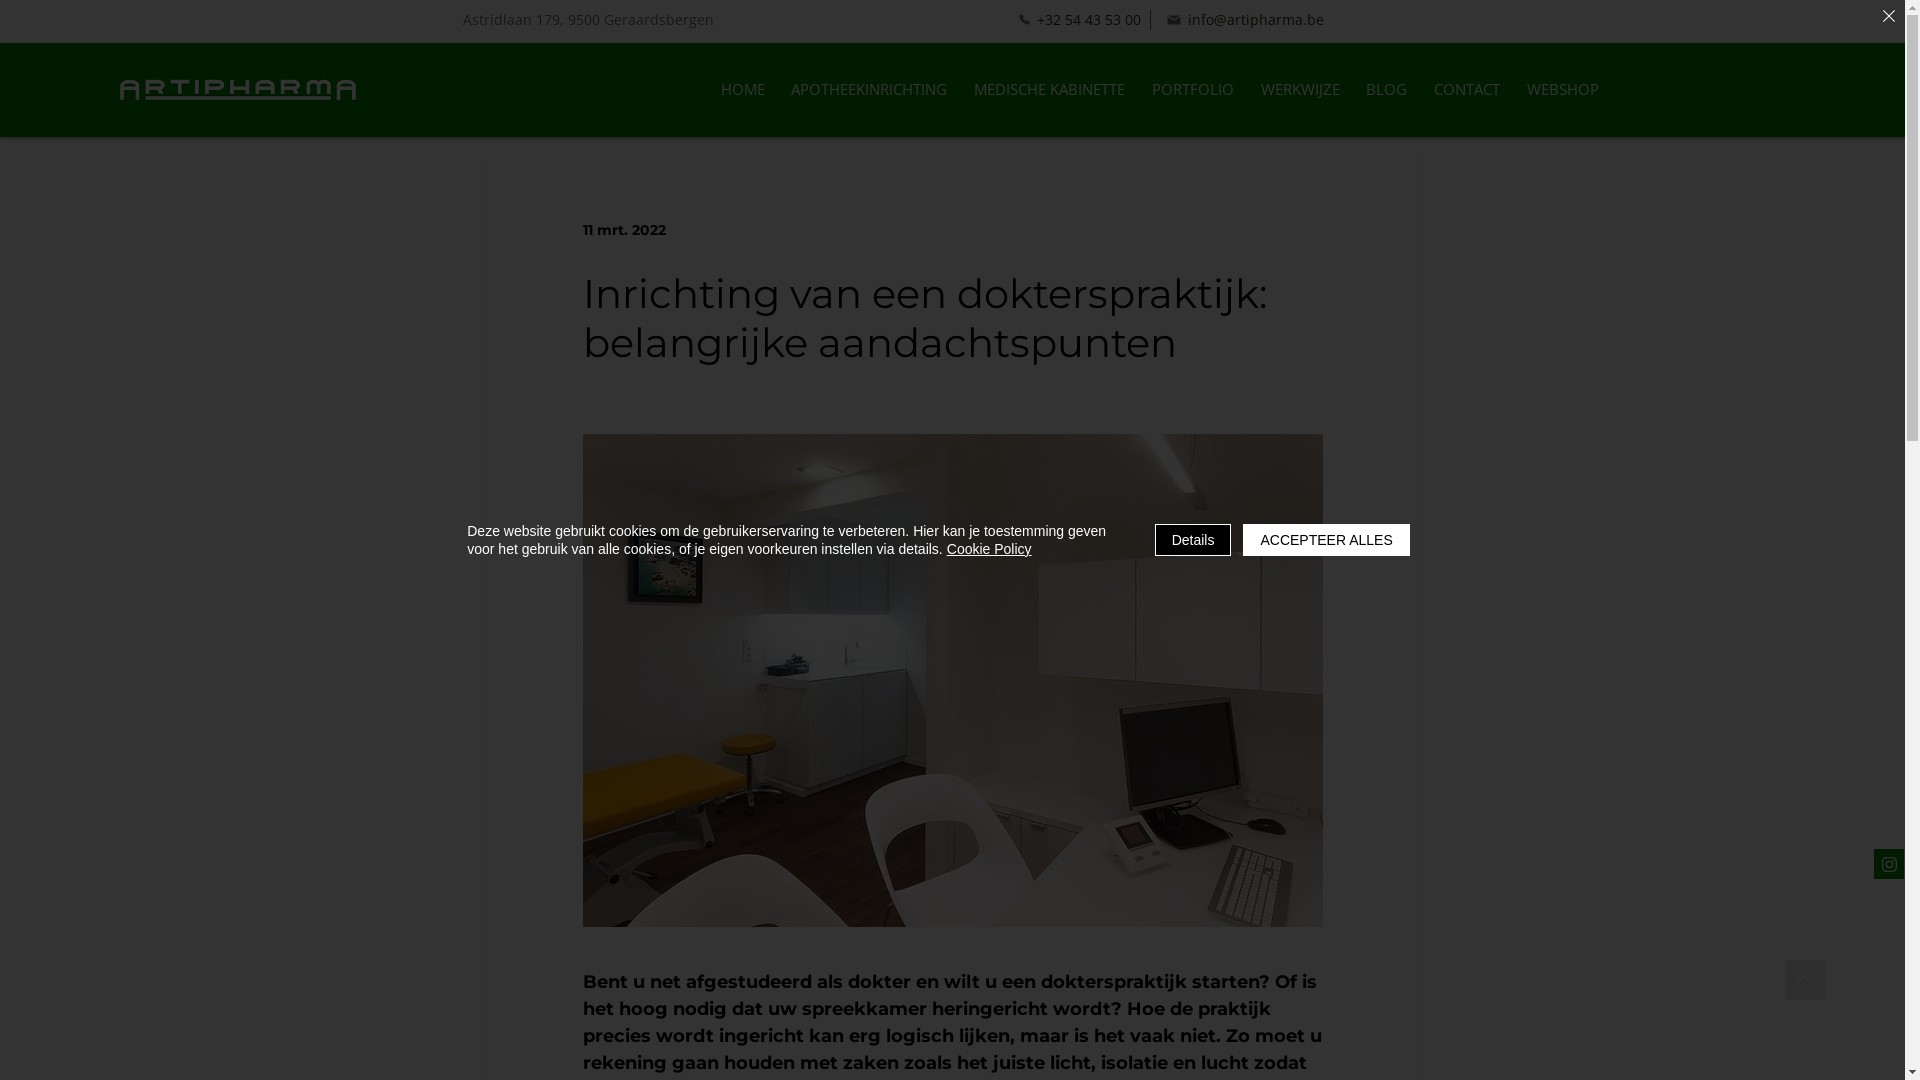 This screenshot has width=1920, height=1080. I want to click on 'ACCEPTEER ALLES', so click(1325, 540).